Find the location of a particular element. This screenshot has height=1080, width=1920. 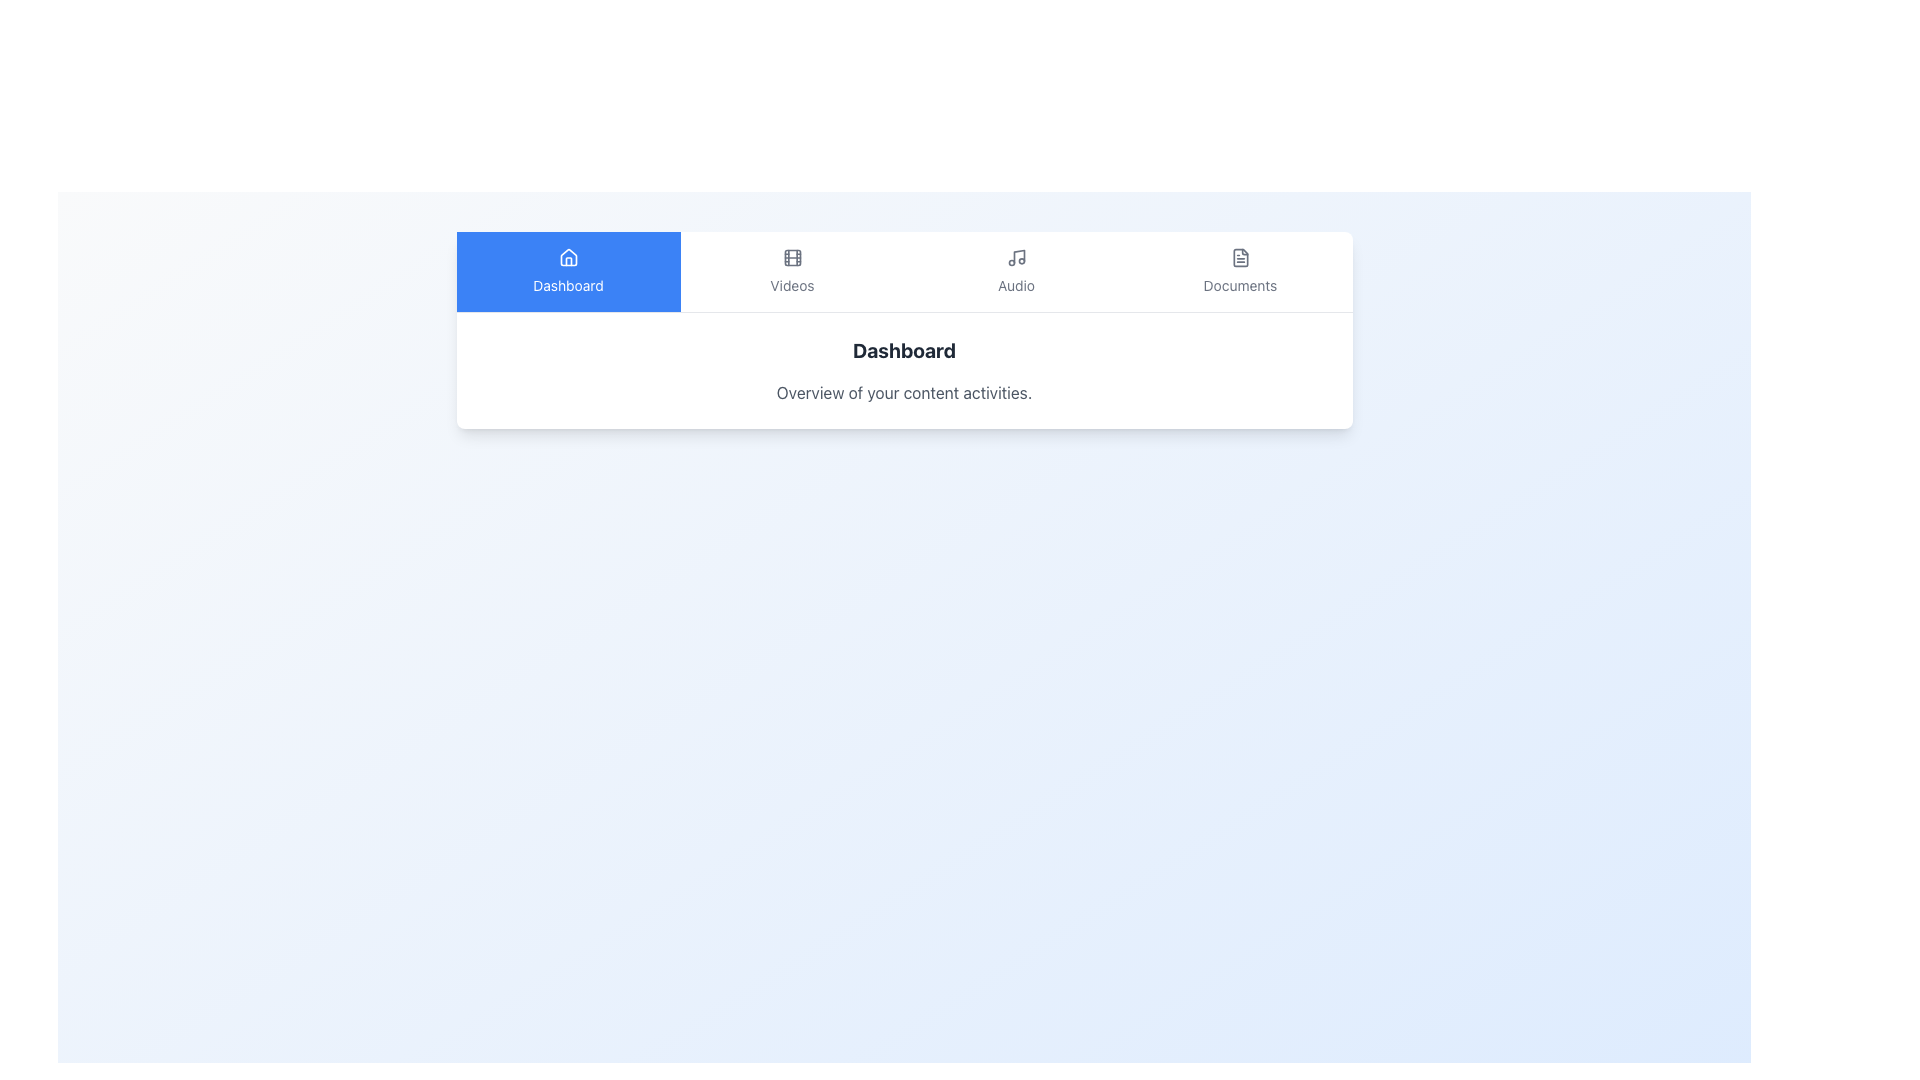

the 'Dashboard' button, which features a house icon above the label and is styled with a blue background and white text, located in the upper section of the interface as part of a navigation menu is located at coordinates (567, 272).